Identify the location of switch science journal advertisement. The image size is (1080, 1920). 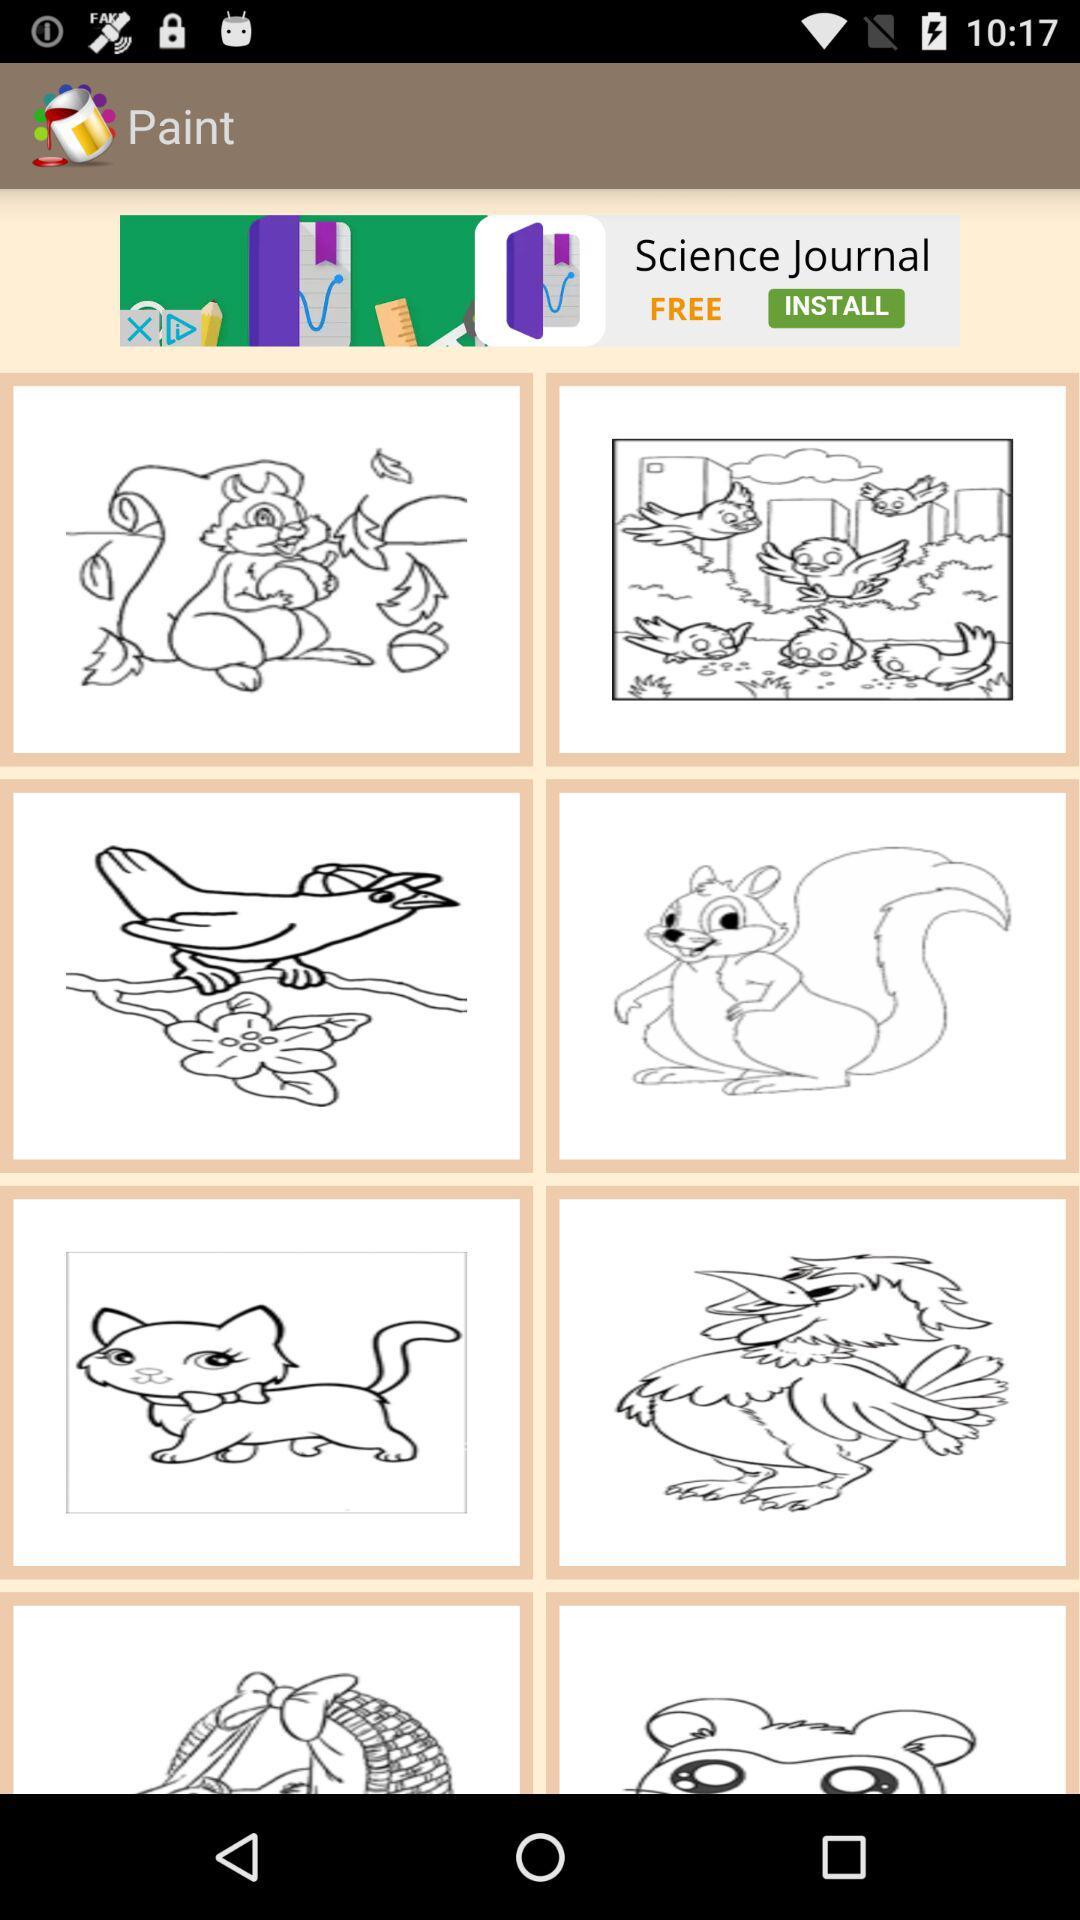
(540, 279).